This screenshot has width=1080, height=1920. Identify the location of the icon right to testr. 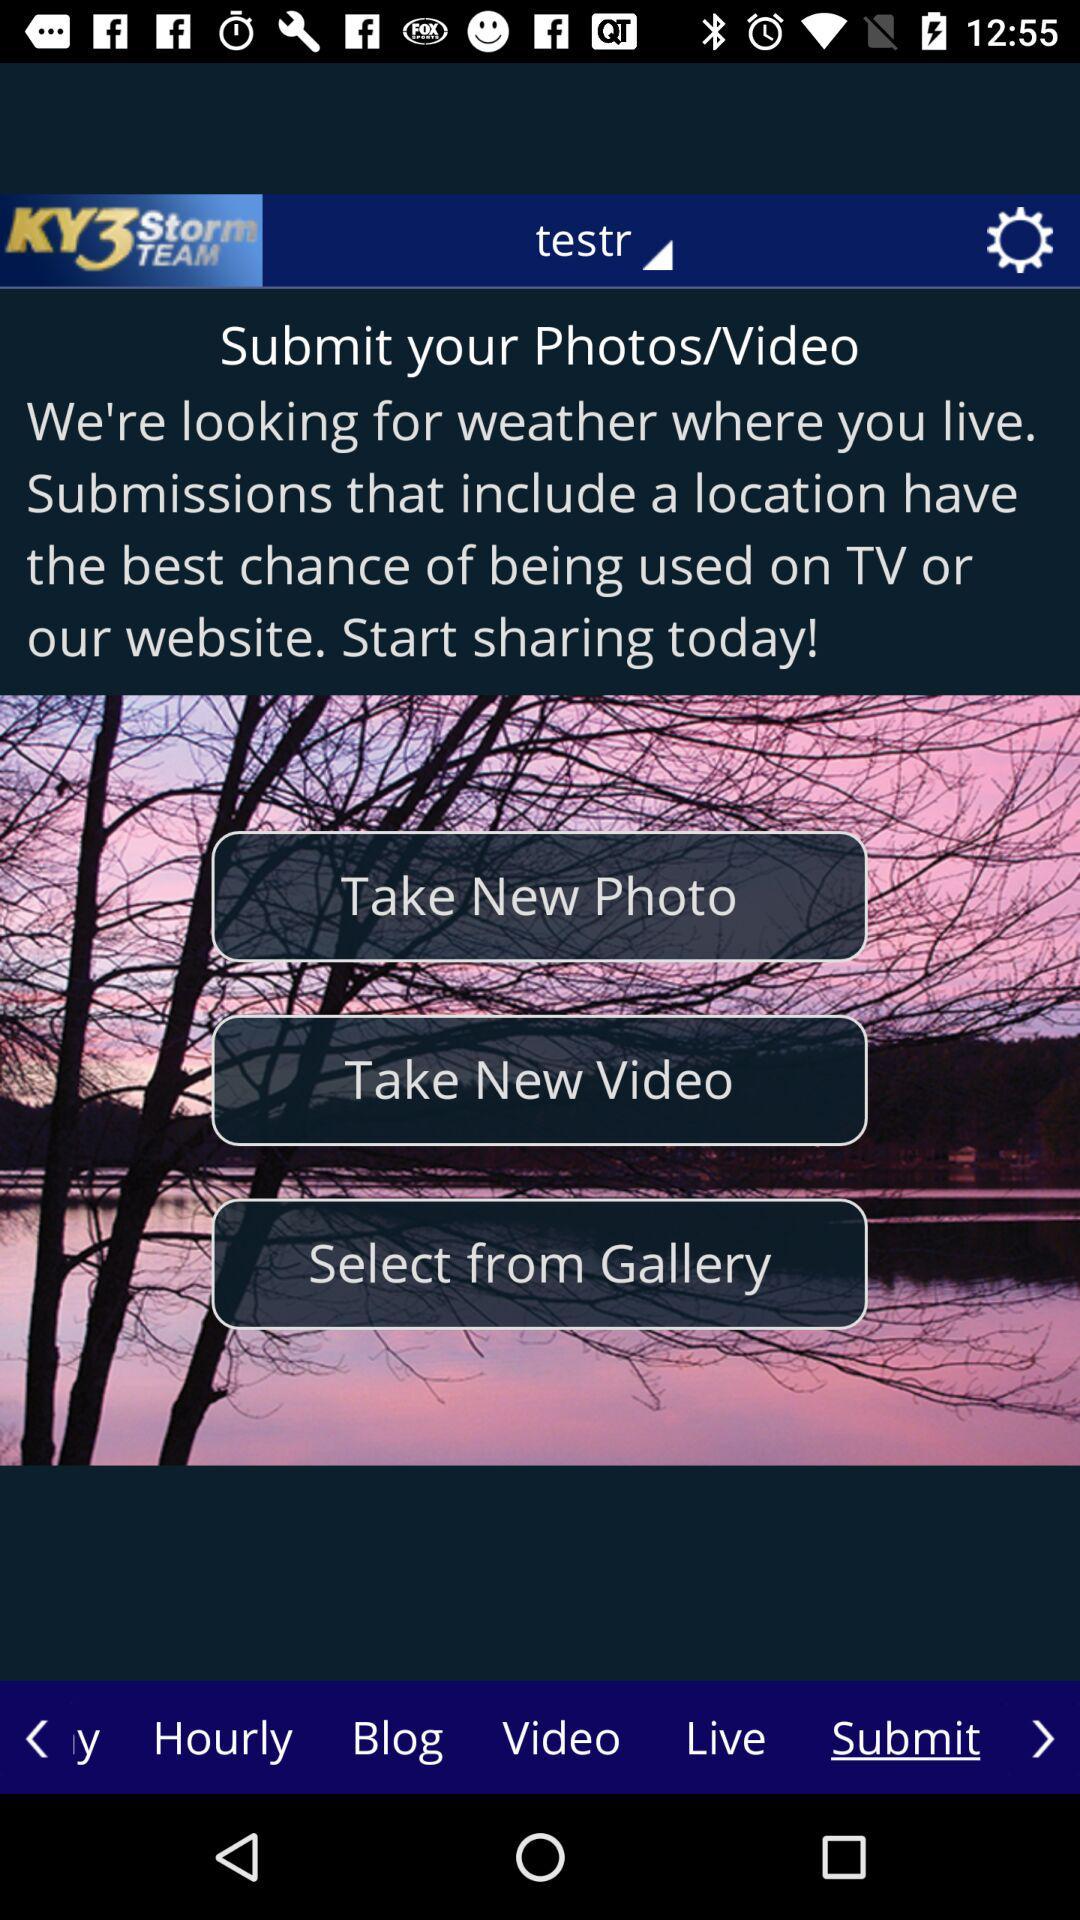
(1026, 240).